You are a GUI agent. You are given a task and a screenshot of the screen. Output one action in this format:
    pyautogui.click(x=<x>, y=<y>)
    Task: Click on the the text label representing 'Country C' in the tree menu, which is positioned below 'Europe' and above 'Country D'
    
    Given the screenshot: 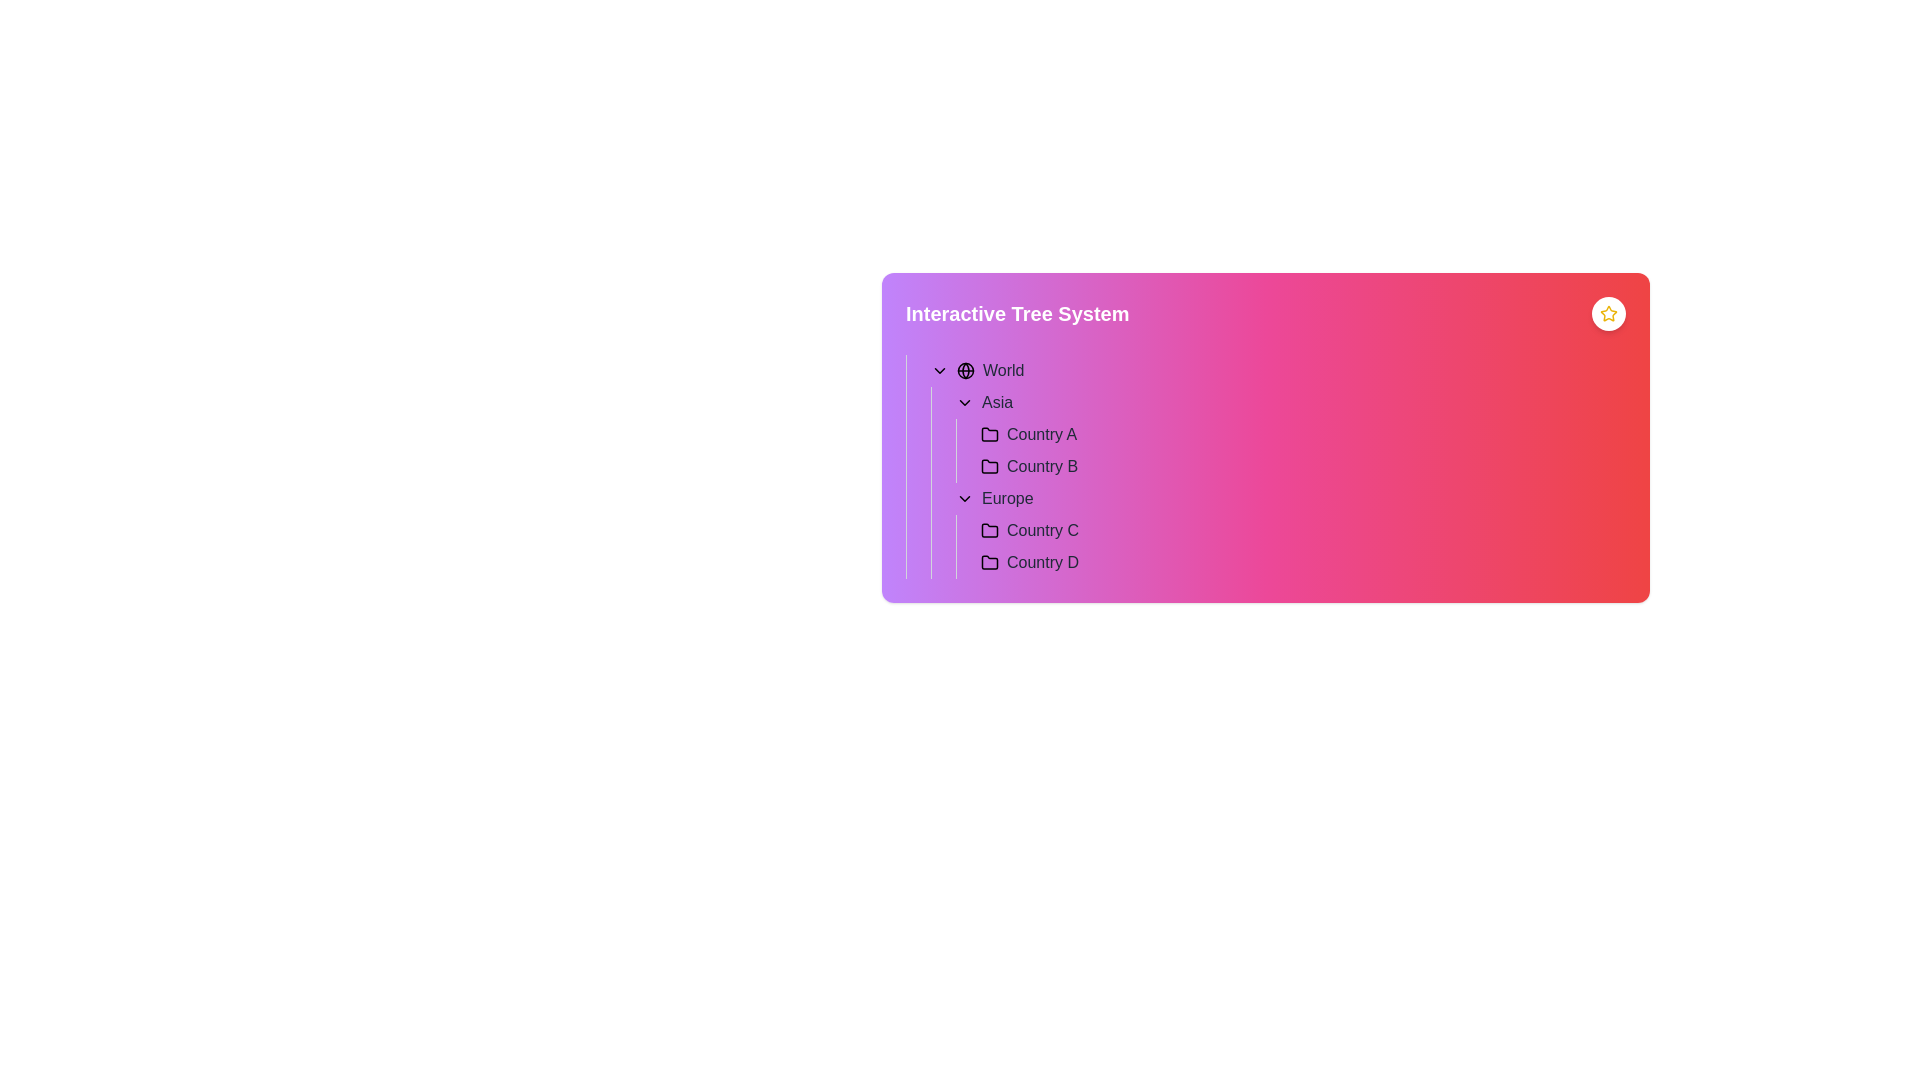 What is the action you would take?
    pyautogui.click(x=1041, y=530)
    